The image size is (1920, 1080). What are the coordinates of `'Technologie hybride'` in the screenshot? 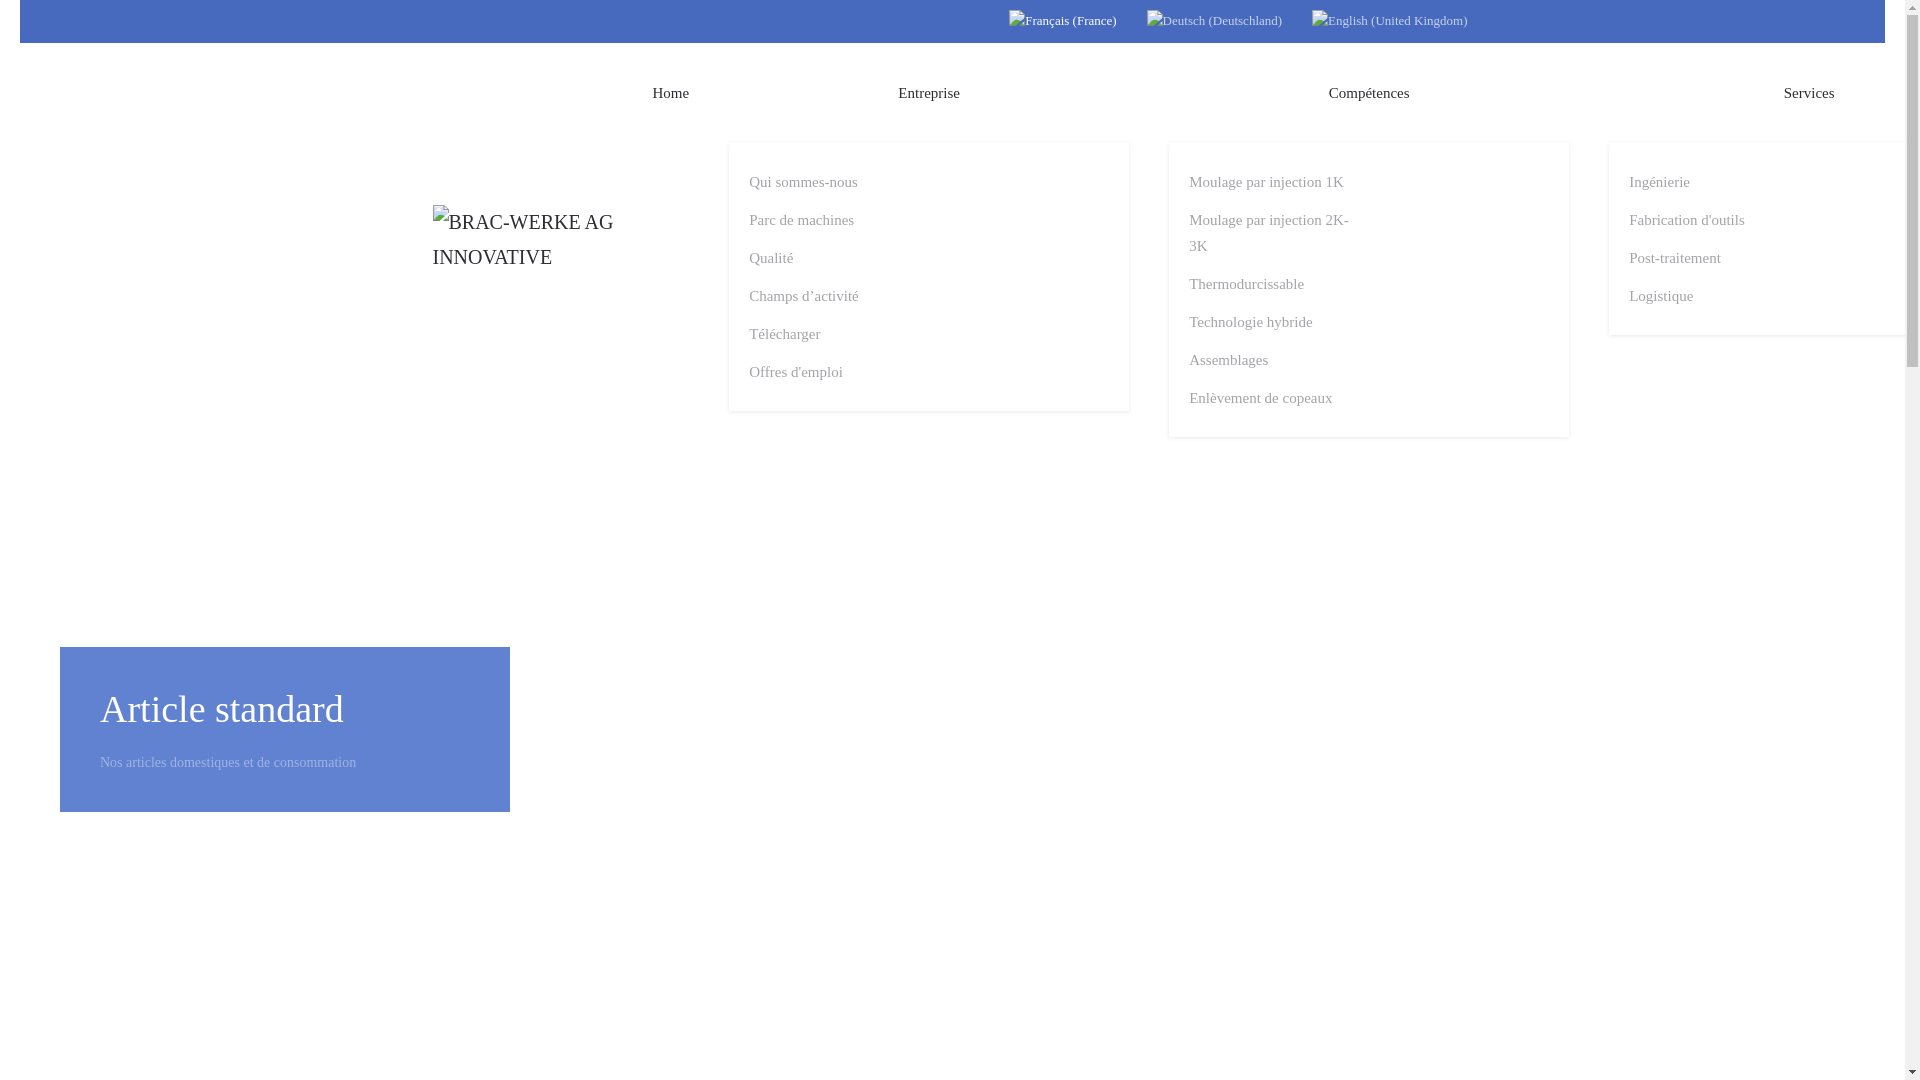 It's located at (1189, 320).